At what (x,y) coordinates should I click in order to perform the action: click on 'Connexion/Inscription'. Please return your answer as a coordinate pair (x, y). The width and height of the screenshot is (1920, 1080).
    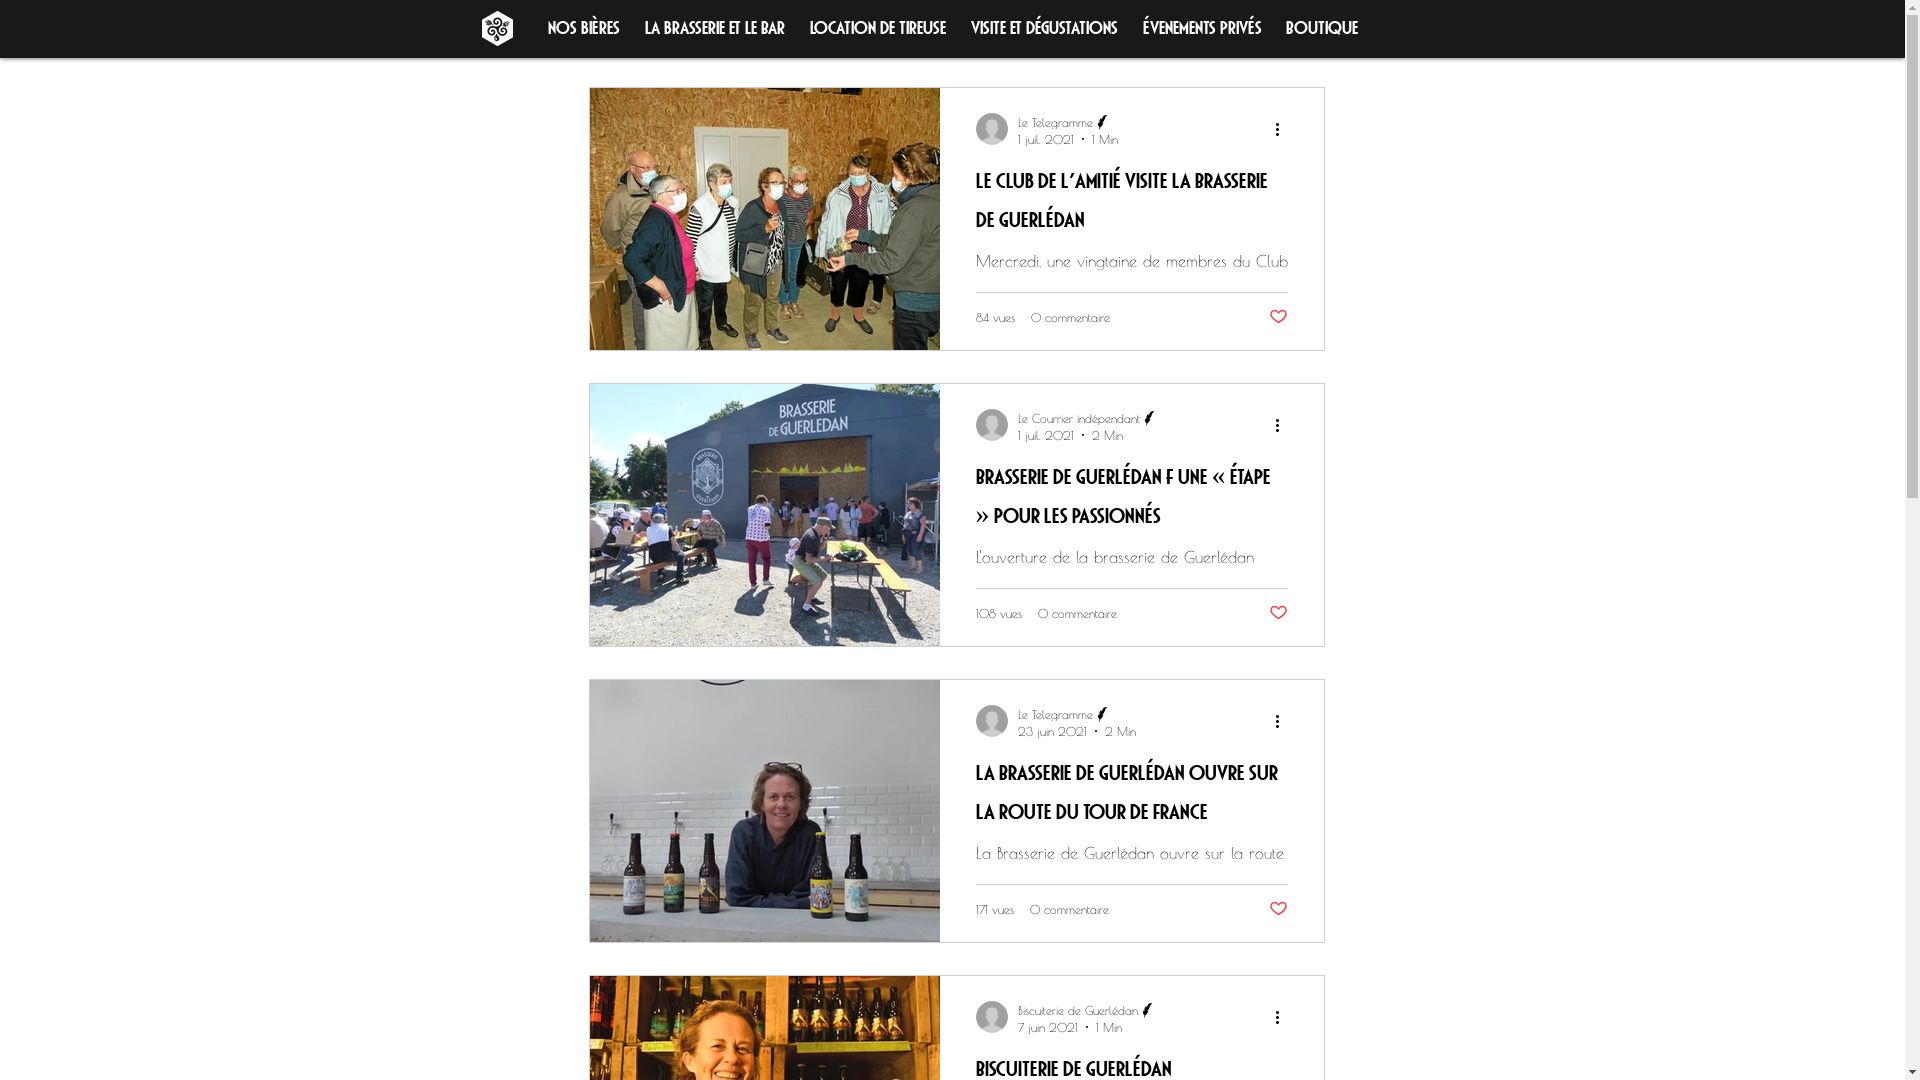
    Looking at the image, I should click on (1146, 27).